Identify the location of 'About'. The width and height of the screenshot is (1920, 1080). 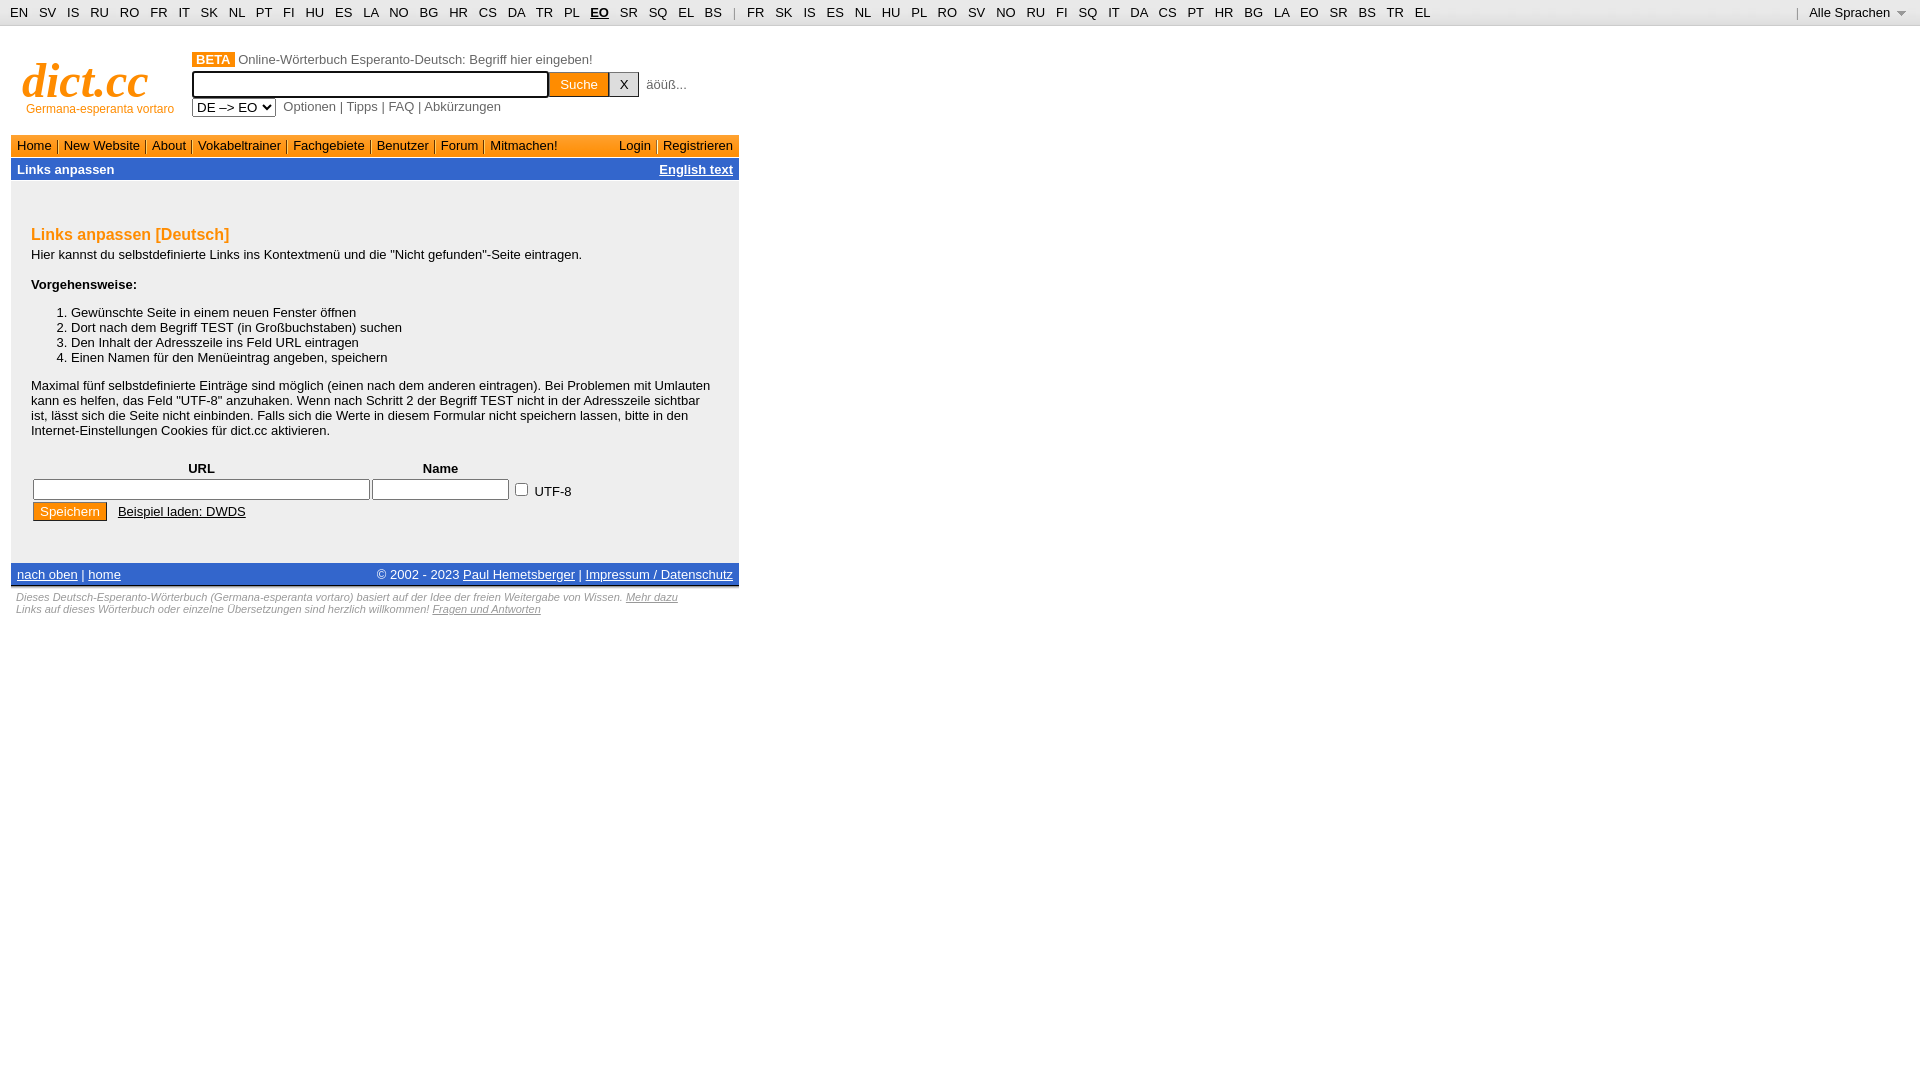
(151, 144).